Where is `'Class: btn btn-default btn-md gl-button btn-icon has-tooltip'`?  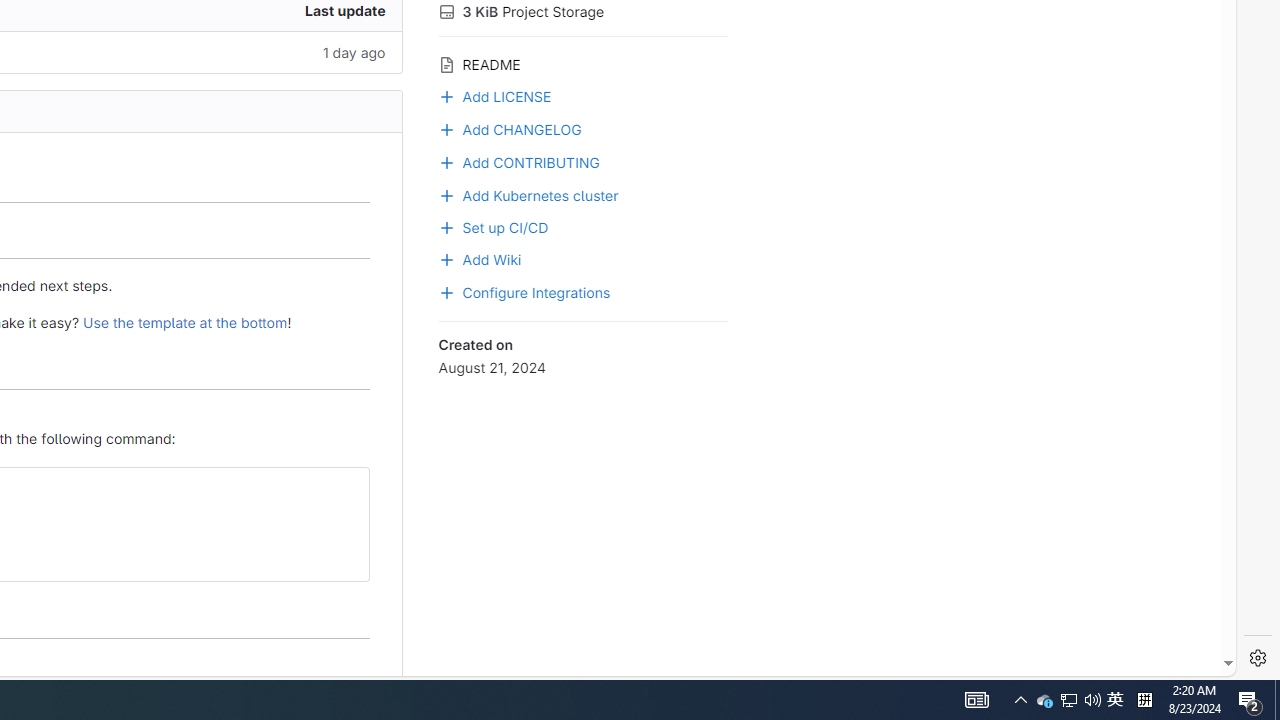 'Class: btn btn-default btn-md gl-button btn-icon has-tooltip' is located at coordinates (346, 489).